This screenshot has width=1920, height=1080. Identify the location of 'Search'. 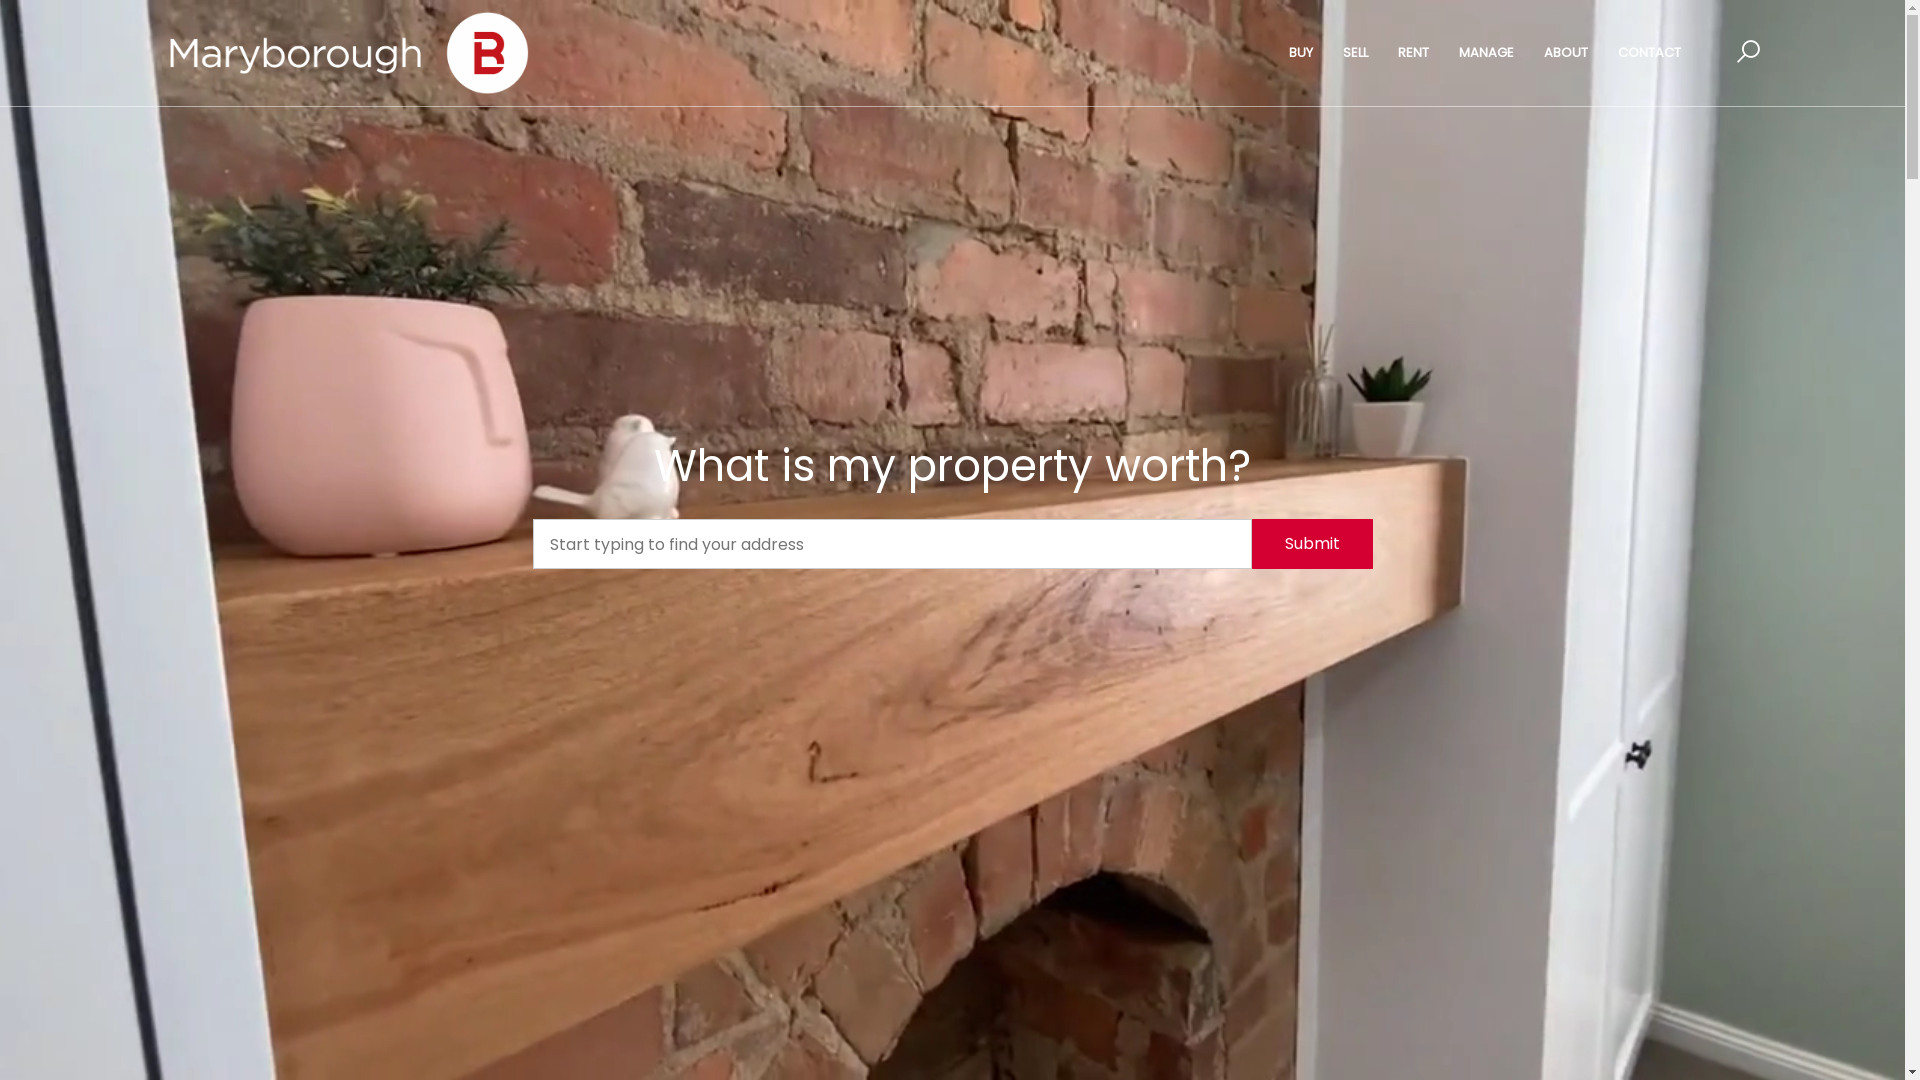
(1256, 175).